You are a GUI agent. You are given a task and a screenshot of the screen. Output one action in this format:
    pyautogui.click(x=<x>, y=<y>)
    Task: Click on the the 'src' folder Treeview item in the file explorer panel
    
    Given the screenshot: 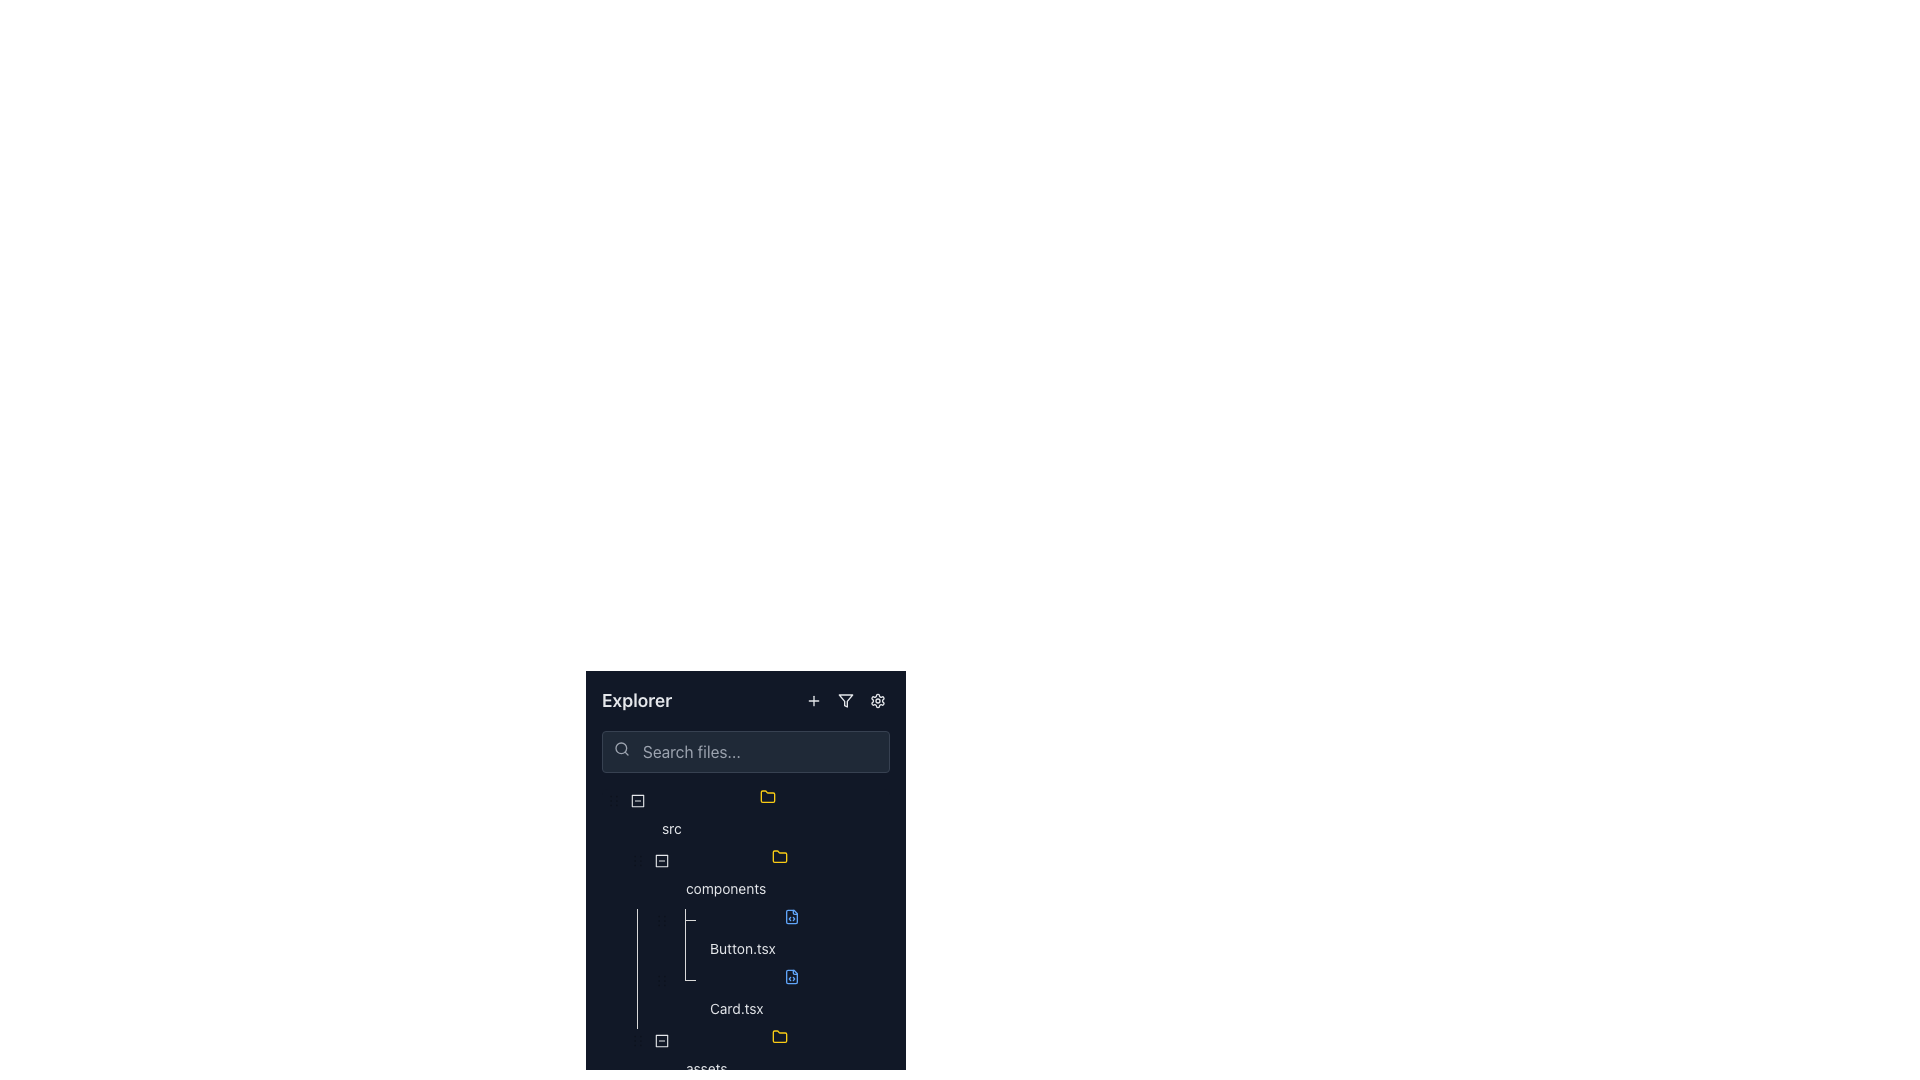 What is the action you would take?
    pyautogui.click(x=744, y=817)
    